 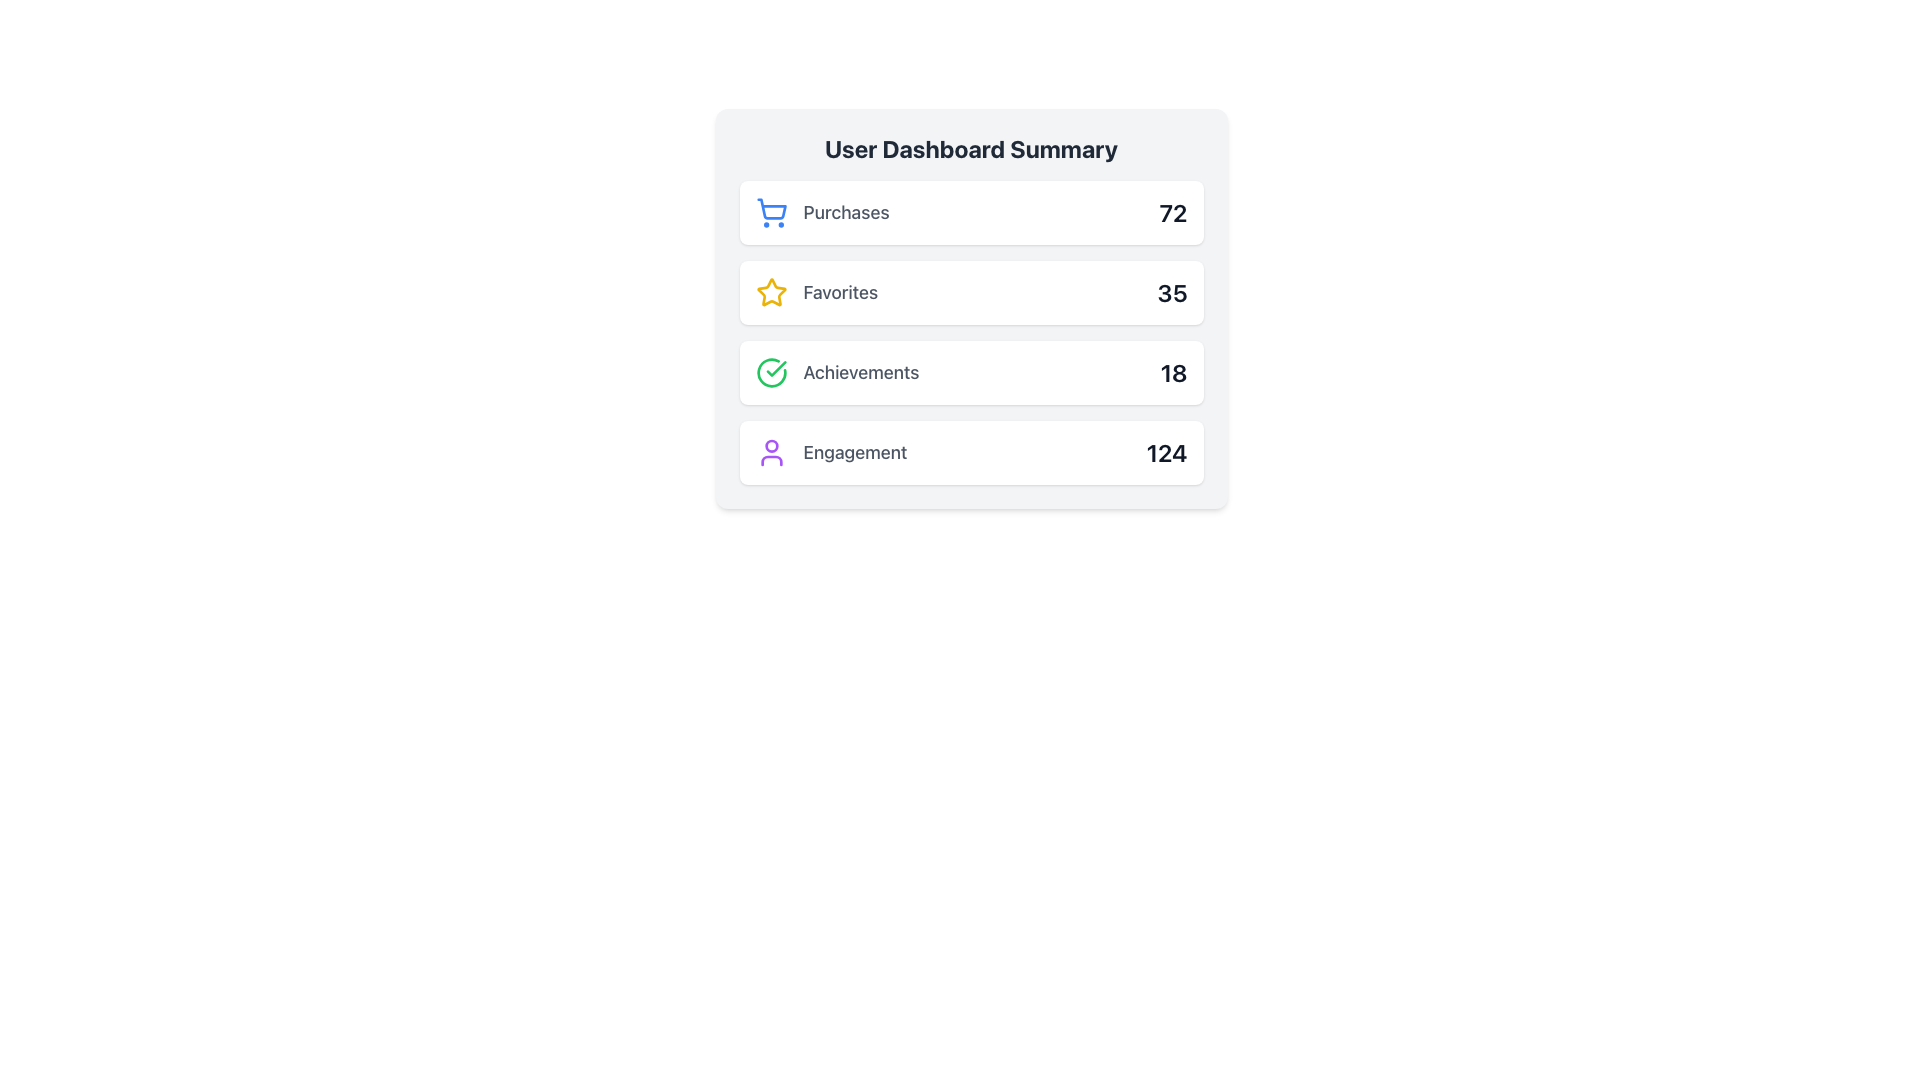 What do you see at coordinates (822, 212) in the screenshot?
I see `the 'Purchases' text label in the user dashboard that describes the purchases category, located to the right of the blue cart icon` at bounding box center [822, 212].